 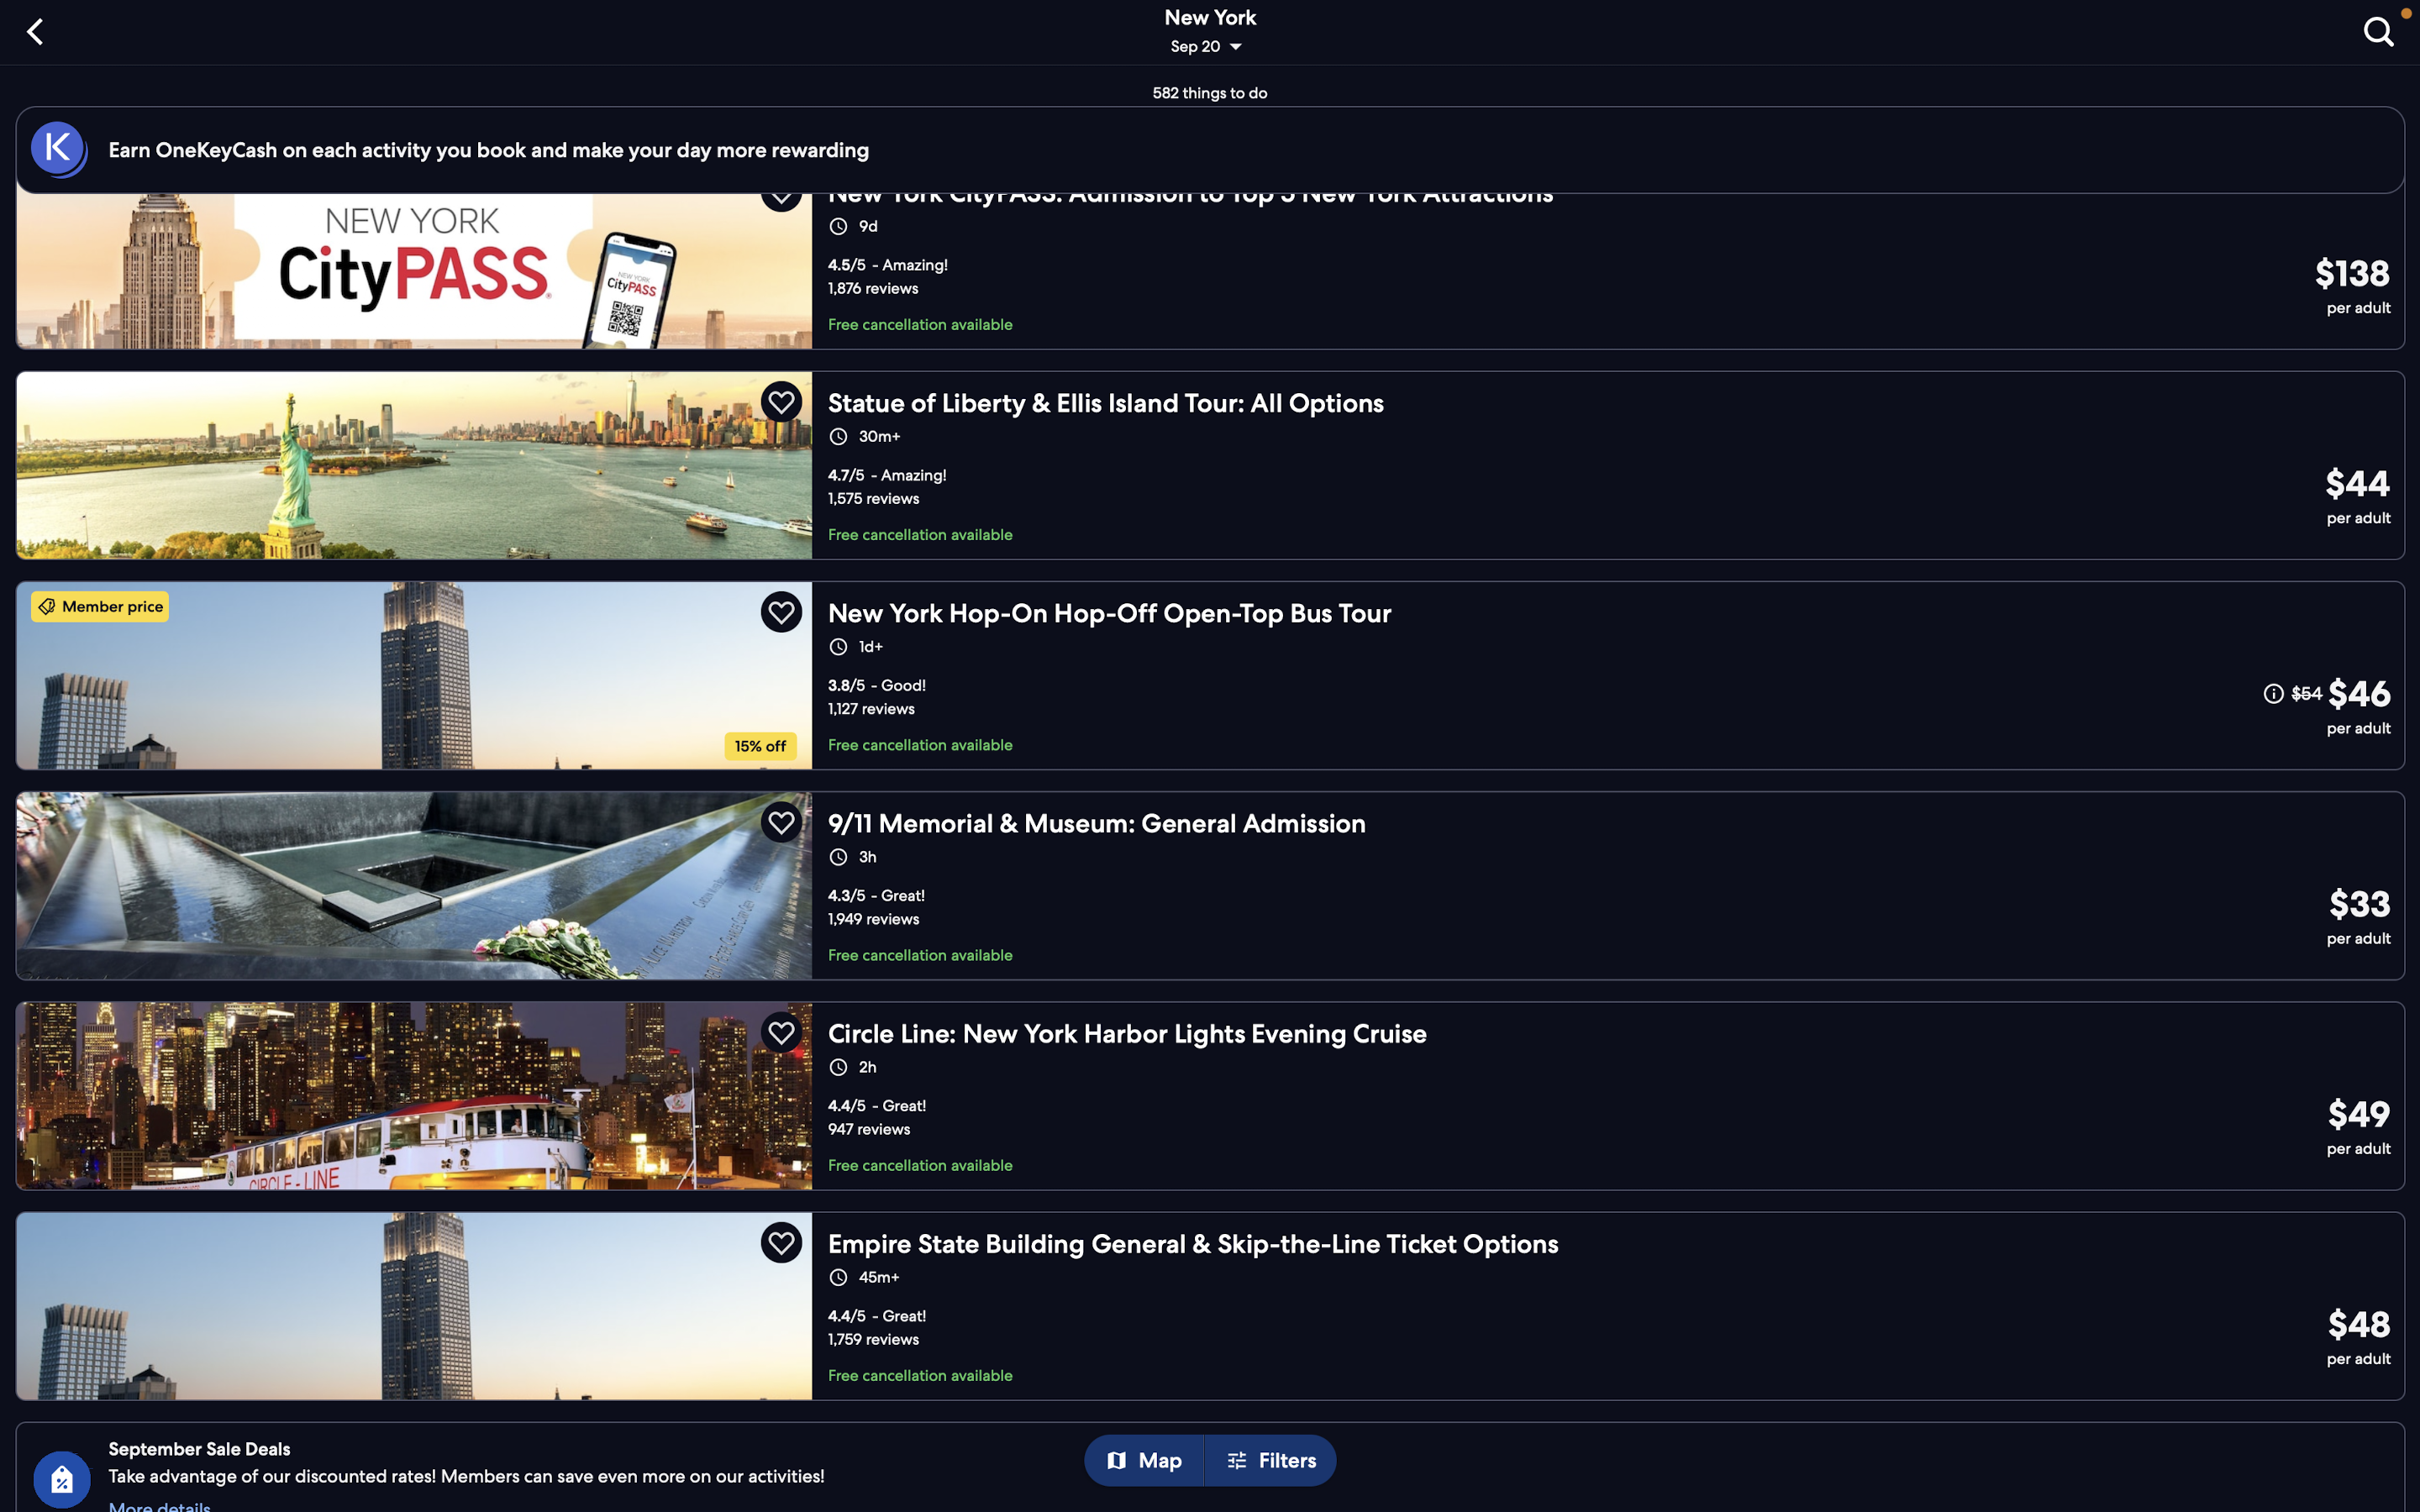 What do you see at coordinates (1212, 34) in the screenshot?
I see `"change date or location" to revise the details of your trip` at bounding box center [1212, 34].